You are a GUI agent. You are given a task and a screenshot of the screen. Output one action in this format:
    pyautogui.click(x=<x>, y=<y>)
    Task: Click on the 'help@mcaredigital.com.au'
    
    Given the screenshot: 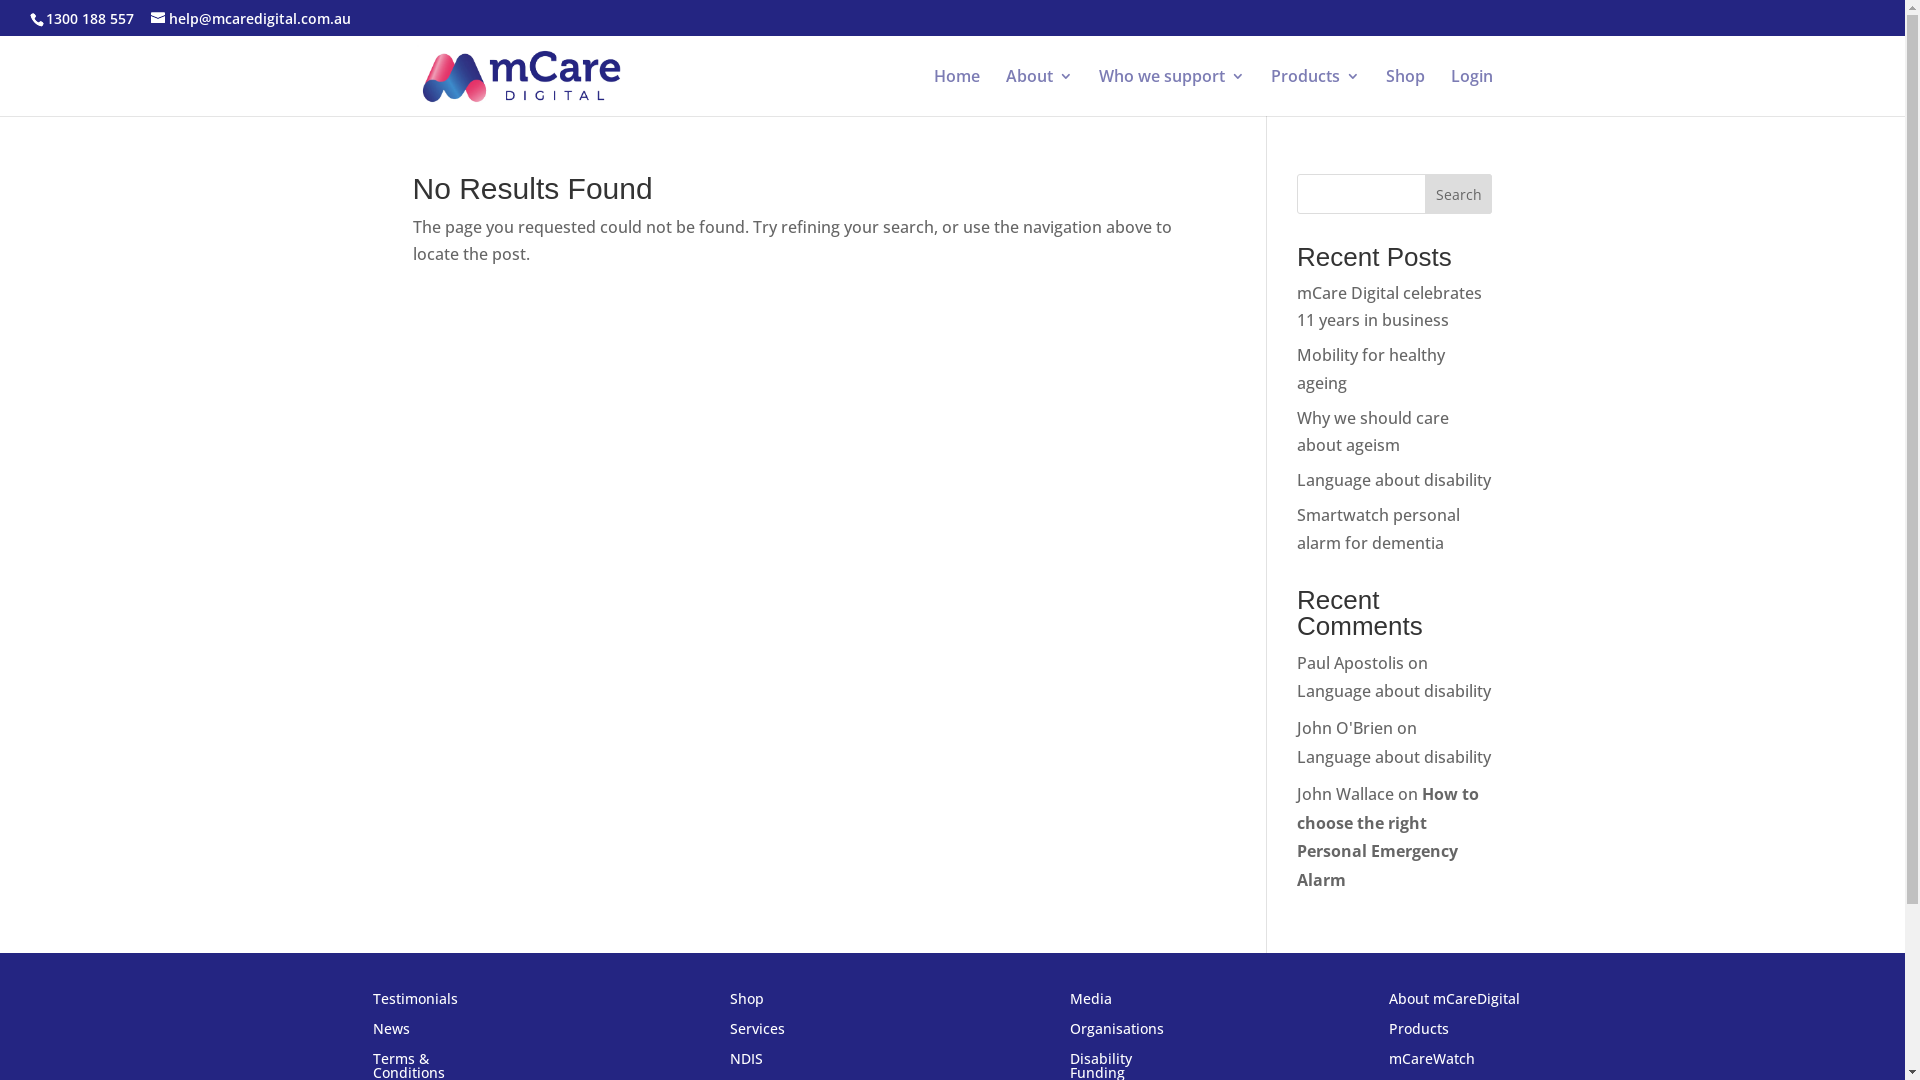 What is the action you would take?
    pyautogui.click(x=249, y=17)
    